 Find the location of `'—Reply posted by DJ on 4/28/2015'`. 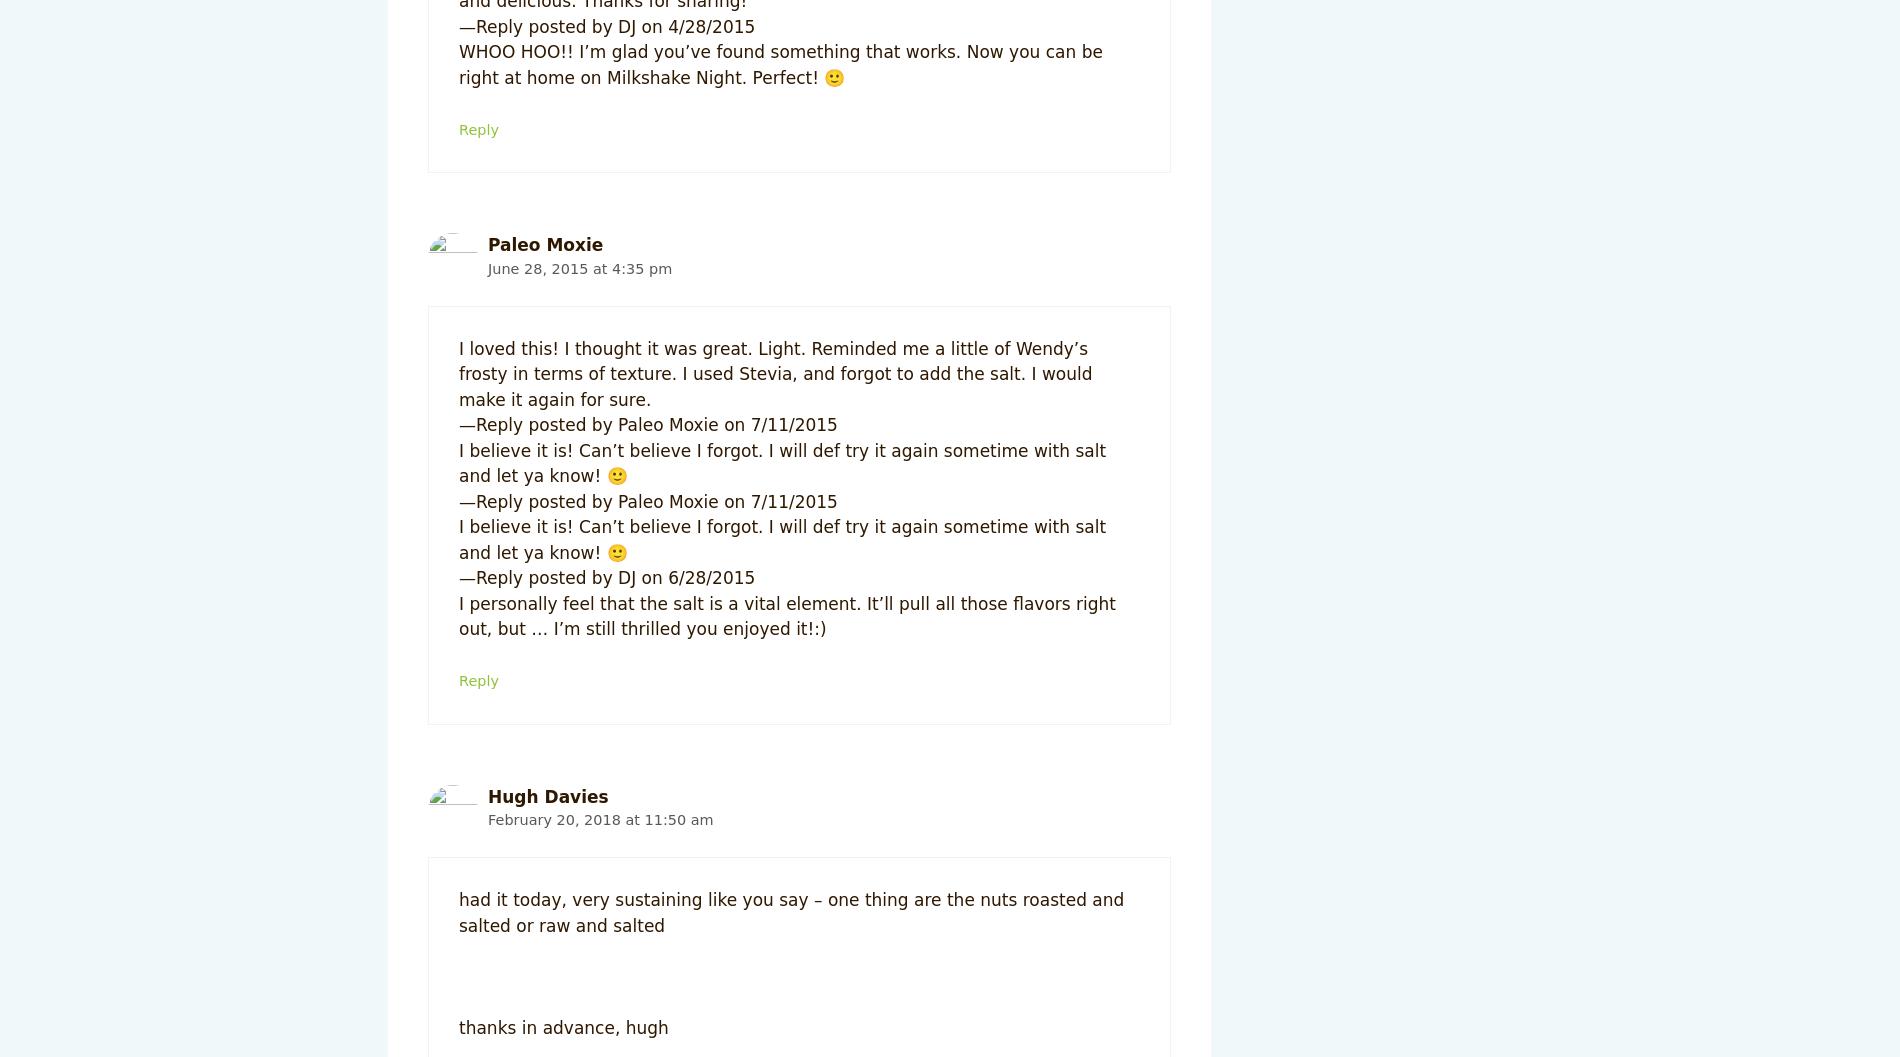

'—Reply posted by DJ on 4/28/2015' is located at coordinates (607, 26).